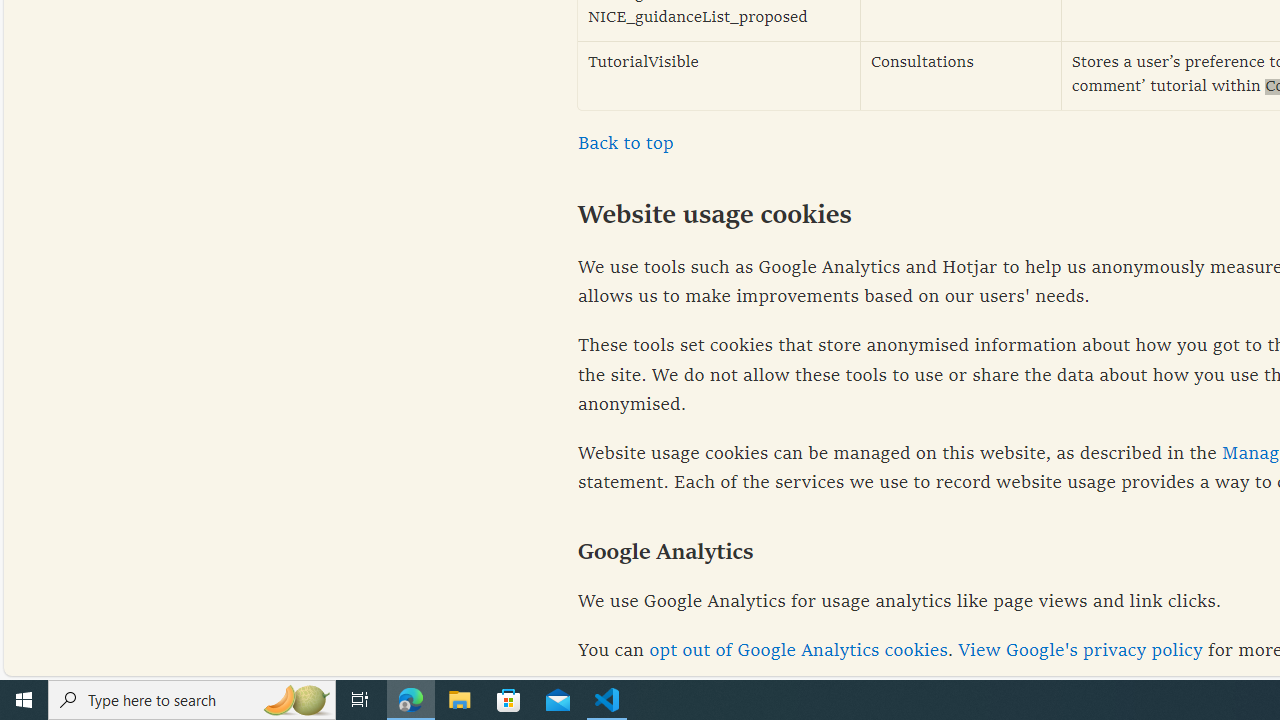 The height and width of the screenshot is (720, 1280). I want to click on 'Consultations', so click(961, 74).